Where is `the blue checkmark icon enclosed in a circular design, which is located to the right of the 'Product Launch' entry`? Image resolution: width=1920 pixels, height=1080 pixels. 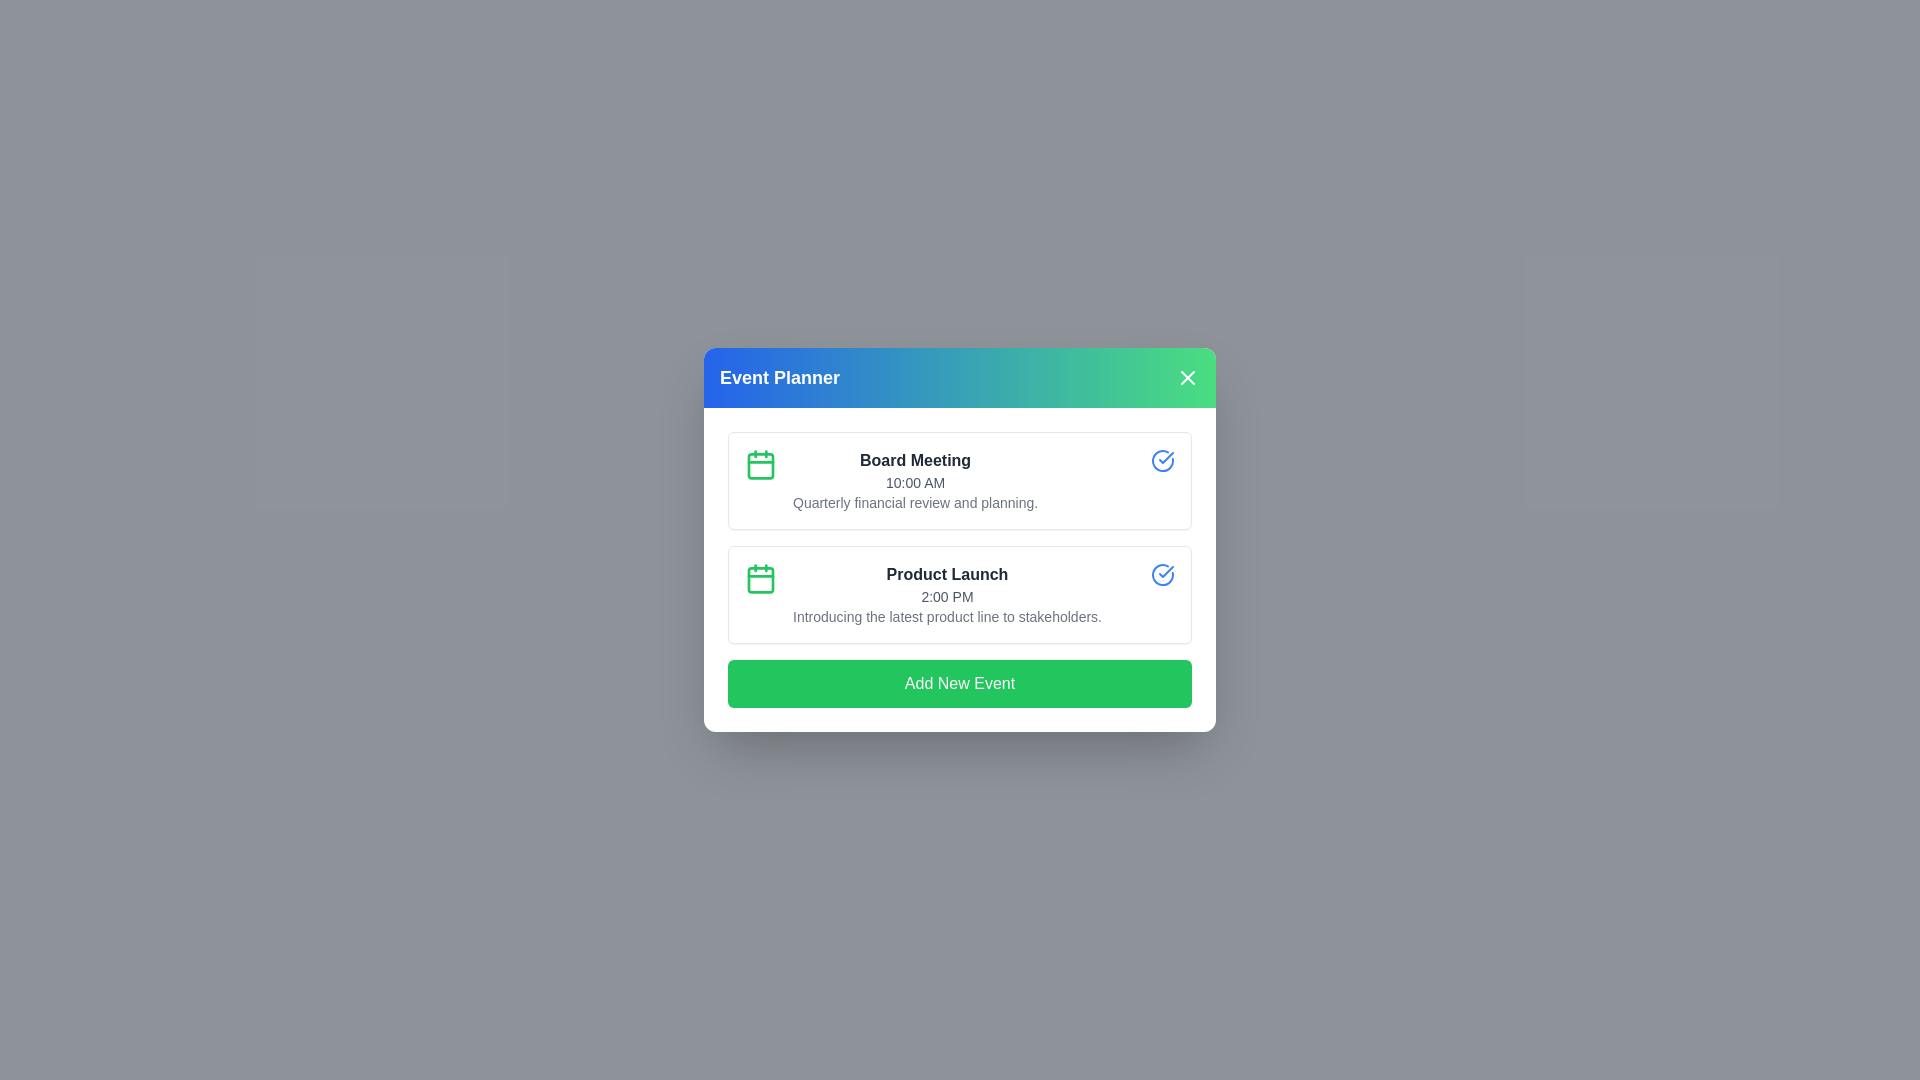 the blue checkmark icon enclosed in a circular design, which is located to the right of the 'Product Launch' entry is located at coordinates (1166, 458).